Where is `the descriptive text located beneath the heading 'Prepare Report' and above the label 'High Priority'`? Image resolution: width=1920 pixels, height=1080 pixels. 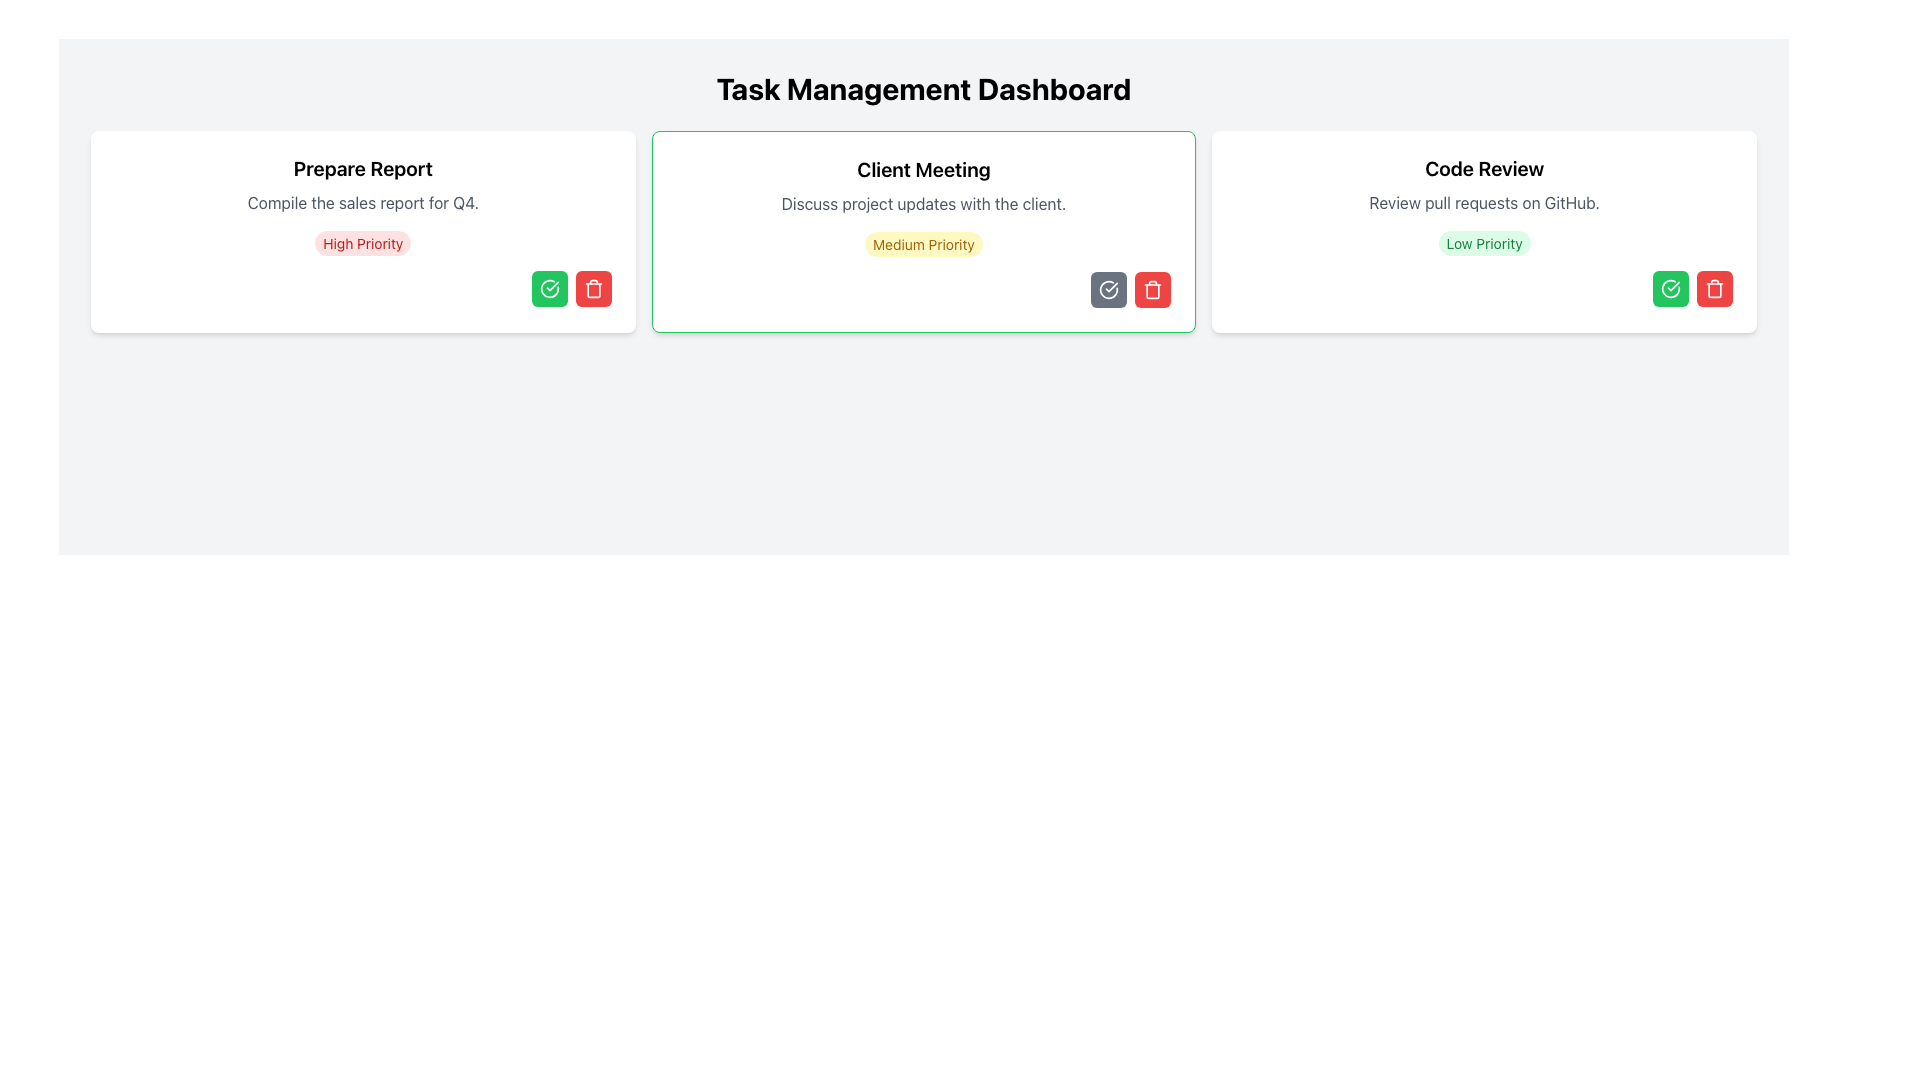 the descriptive text located beneath the heading 'Prepare Report' and above the label 'High Priority' is located at coordinates (363, 203).